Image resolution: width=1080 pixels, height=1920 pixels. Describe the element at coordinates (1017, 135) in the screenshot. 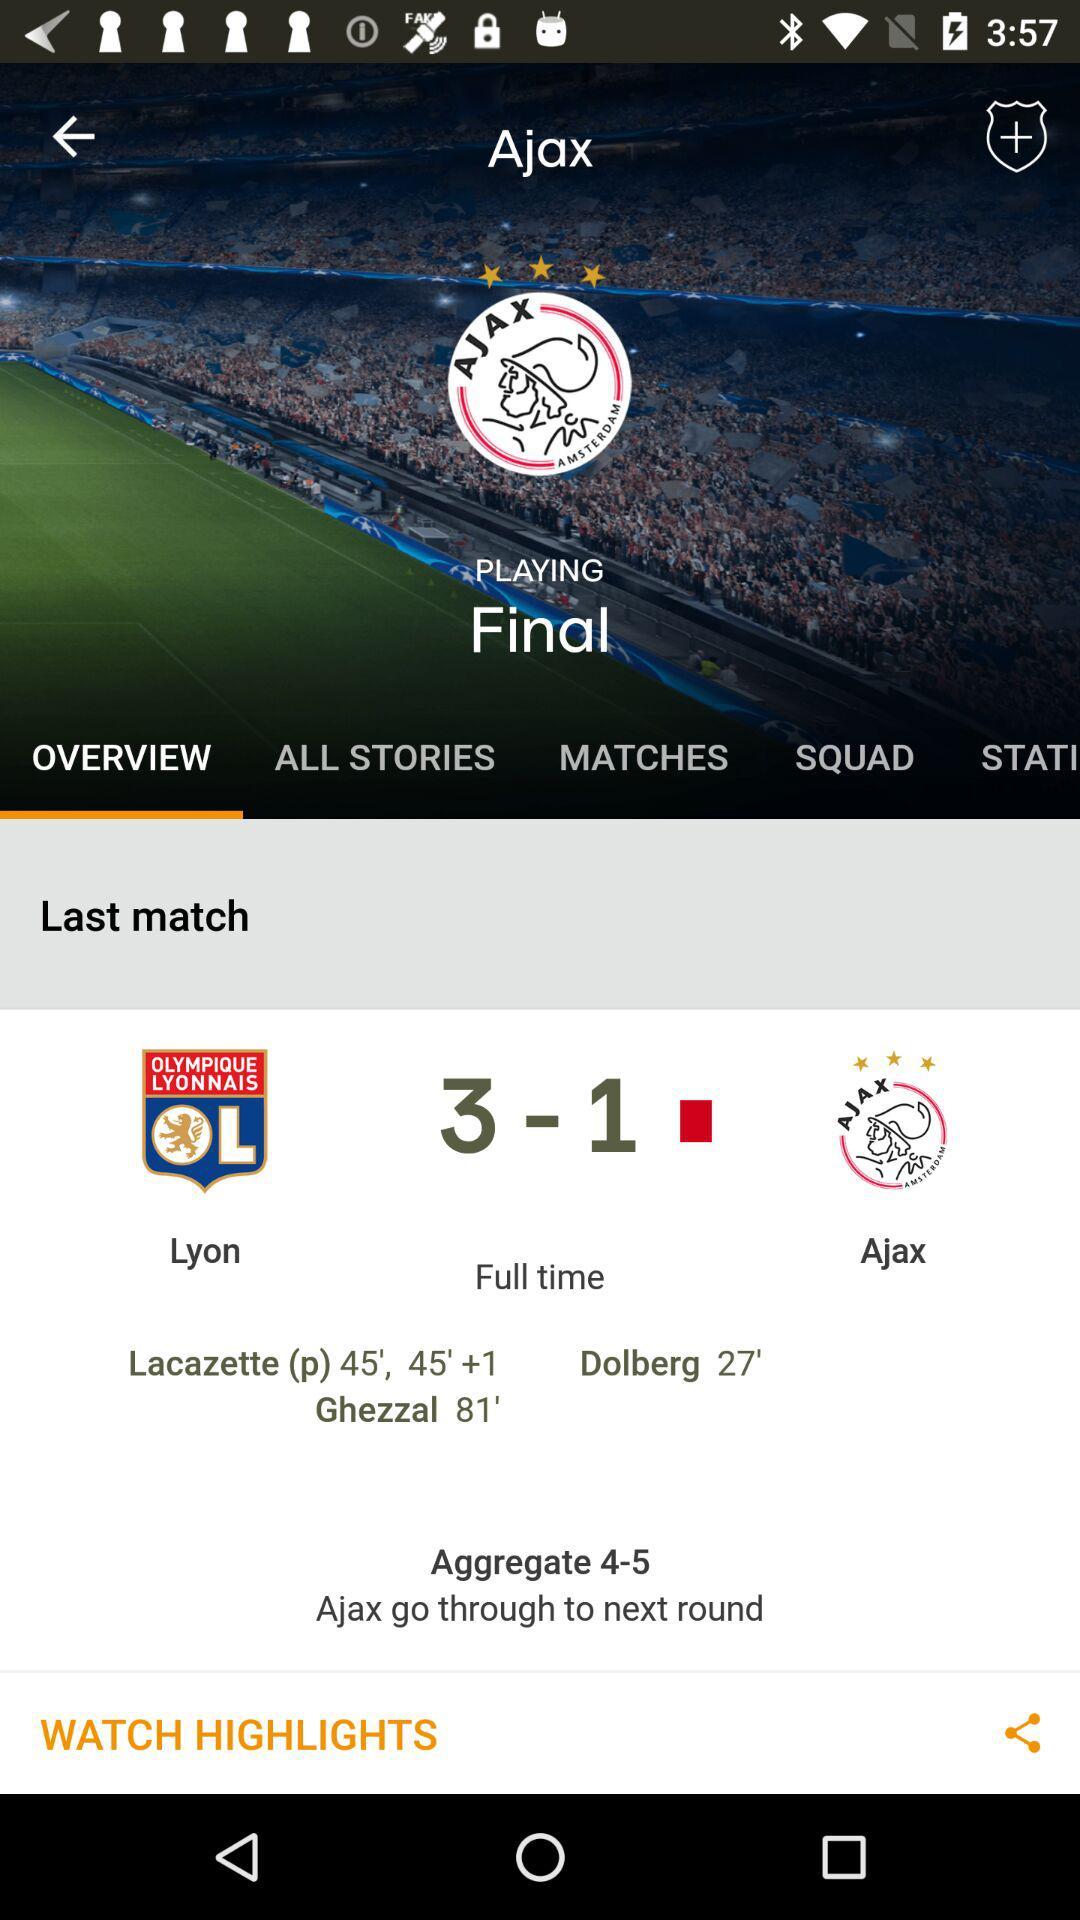

I see `the item at the top right corner` at that location.